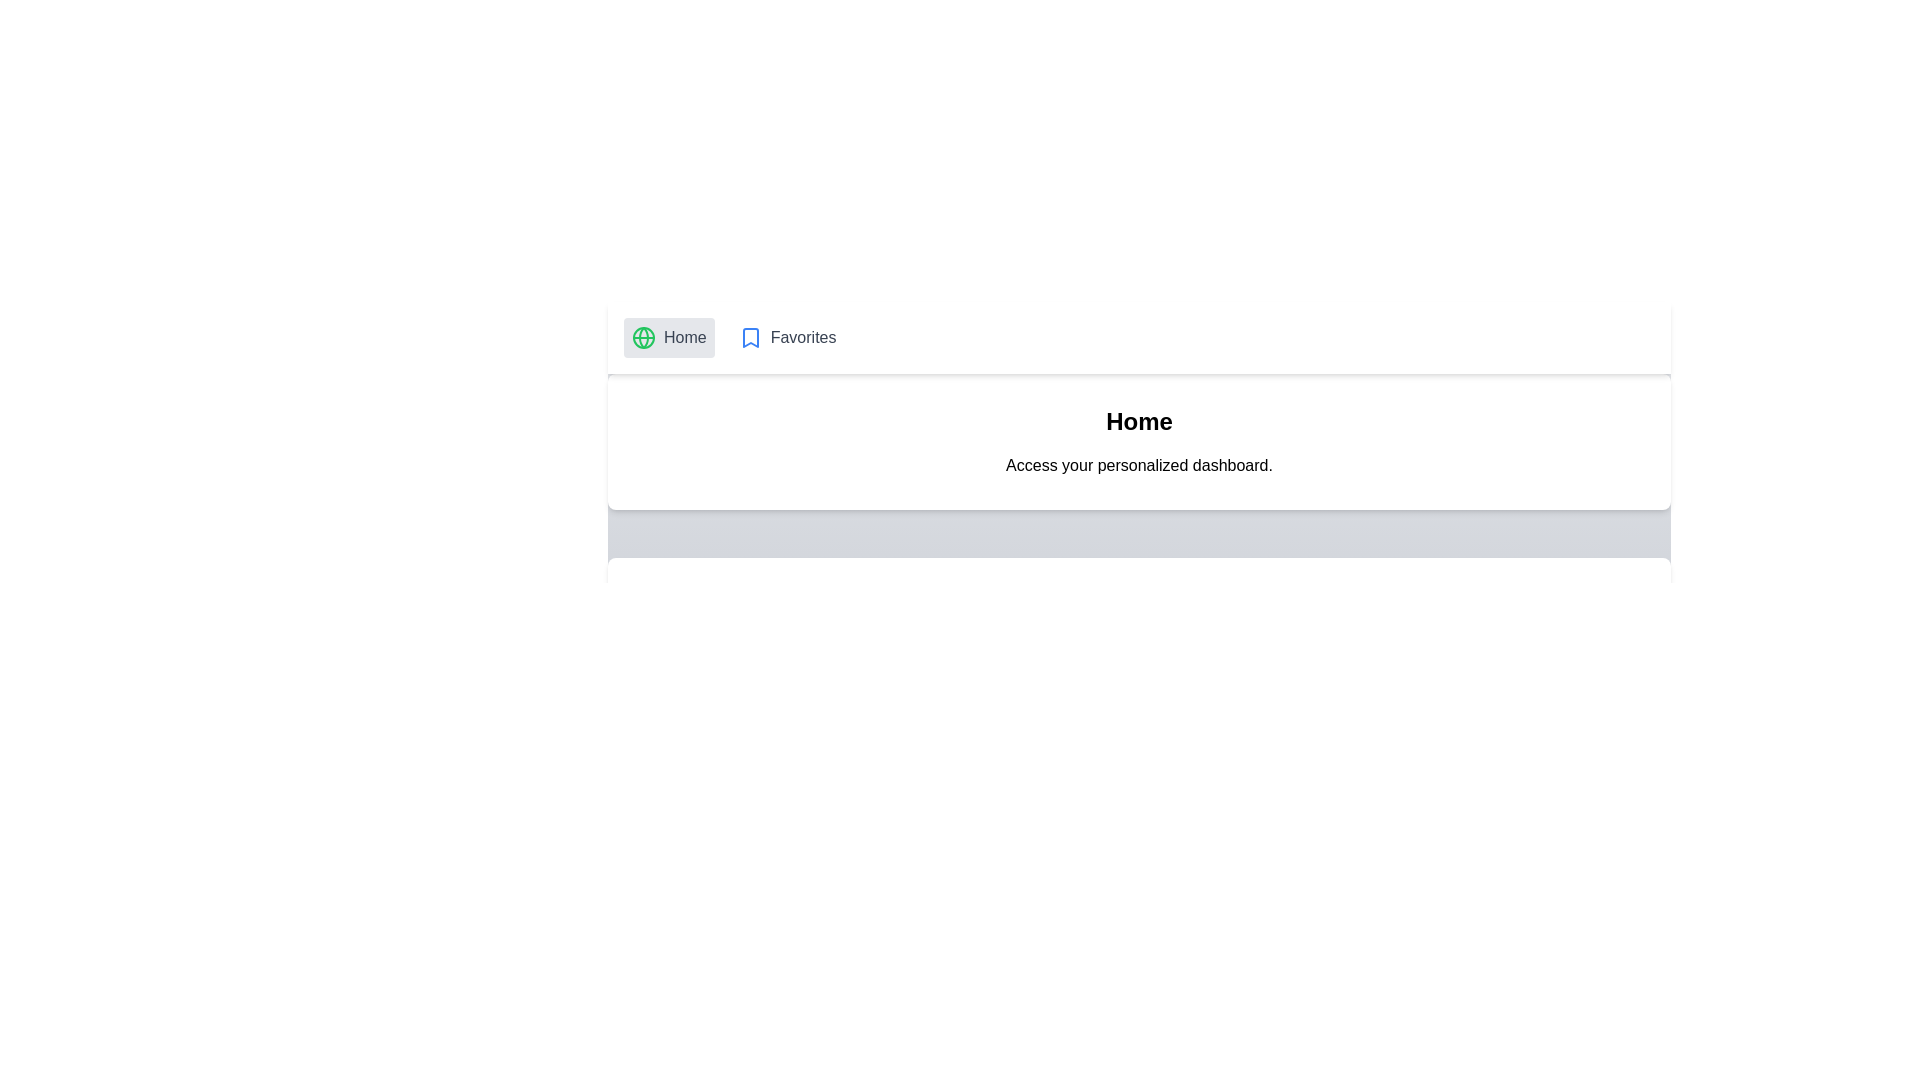 This screenshot has height=1080, width=1920. Describe the element at coordinates (669, 337) in the screenshot. I see `the 'Home' button with a gray background and a green globe-shaped icon` at that location.